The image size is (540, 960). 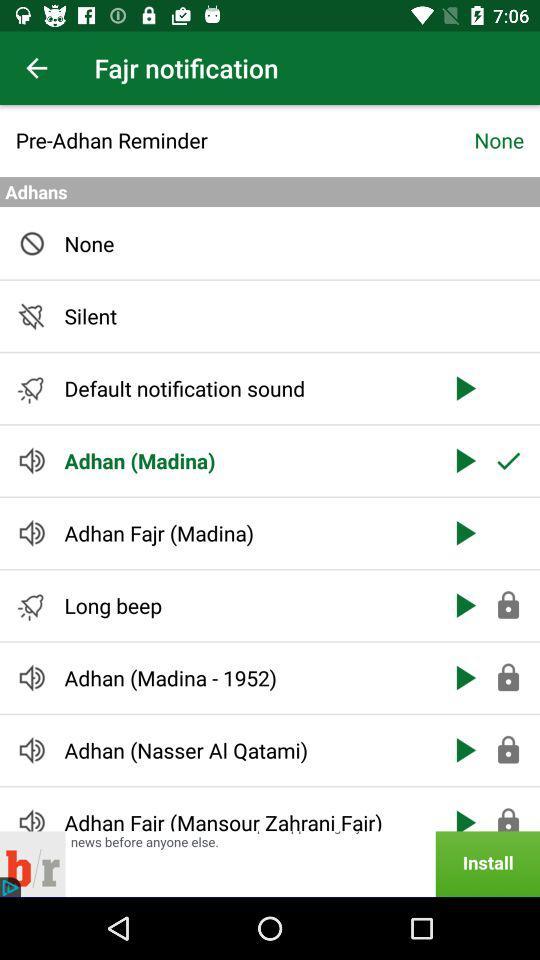 What do you see at coordinates (245, 749) in the screenshot?
I see `adhan nasser al icon` at bounding box center [245, 749].